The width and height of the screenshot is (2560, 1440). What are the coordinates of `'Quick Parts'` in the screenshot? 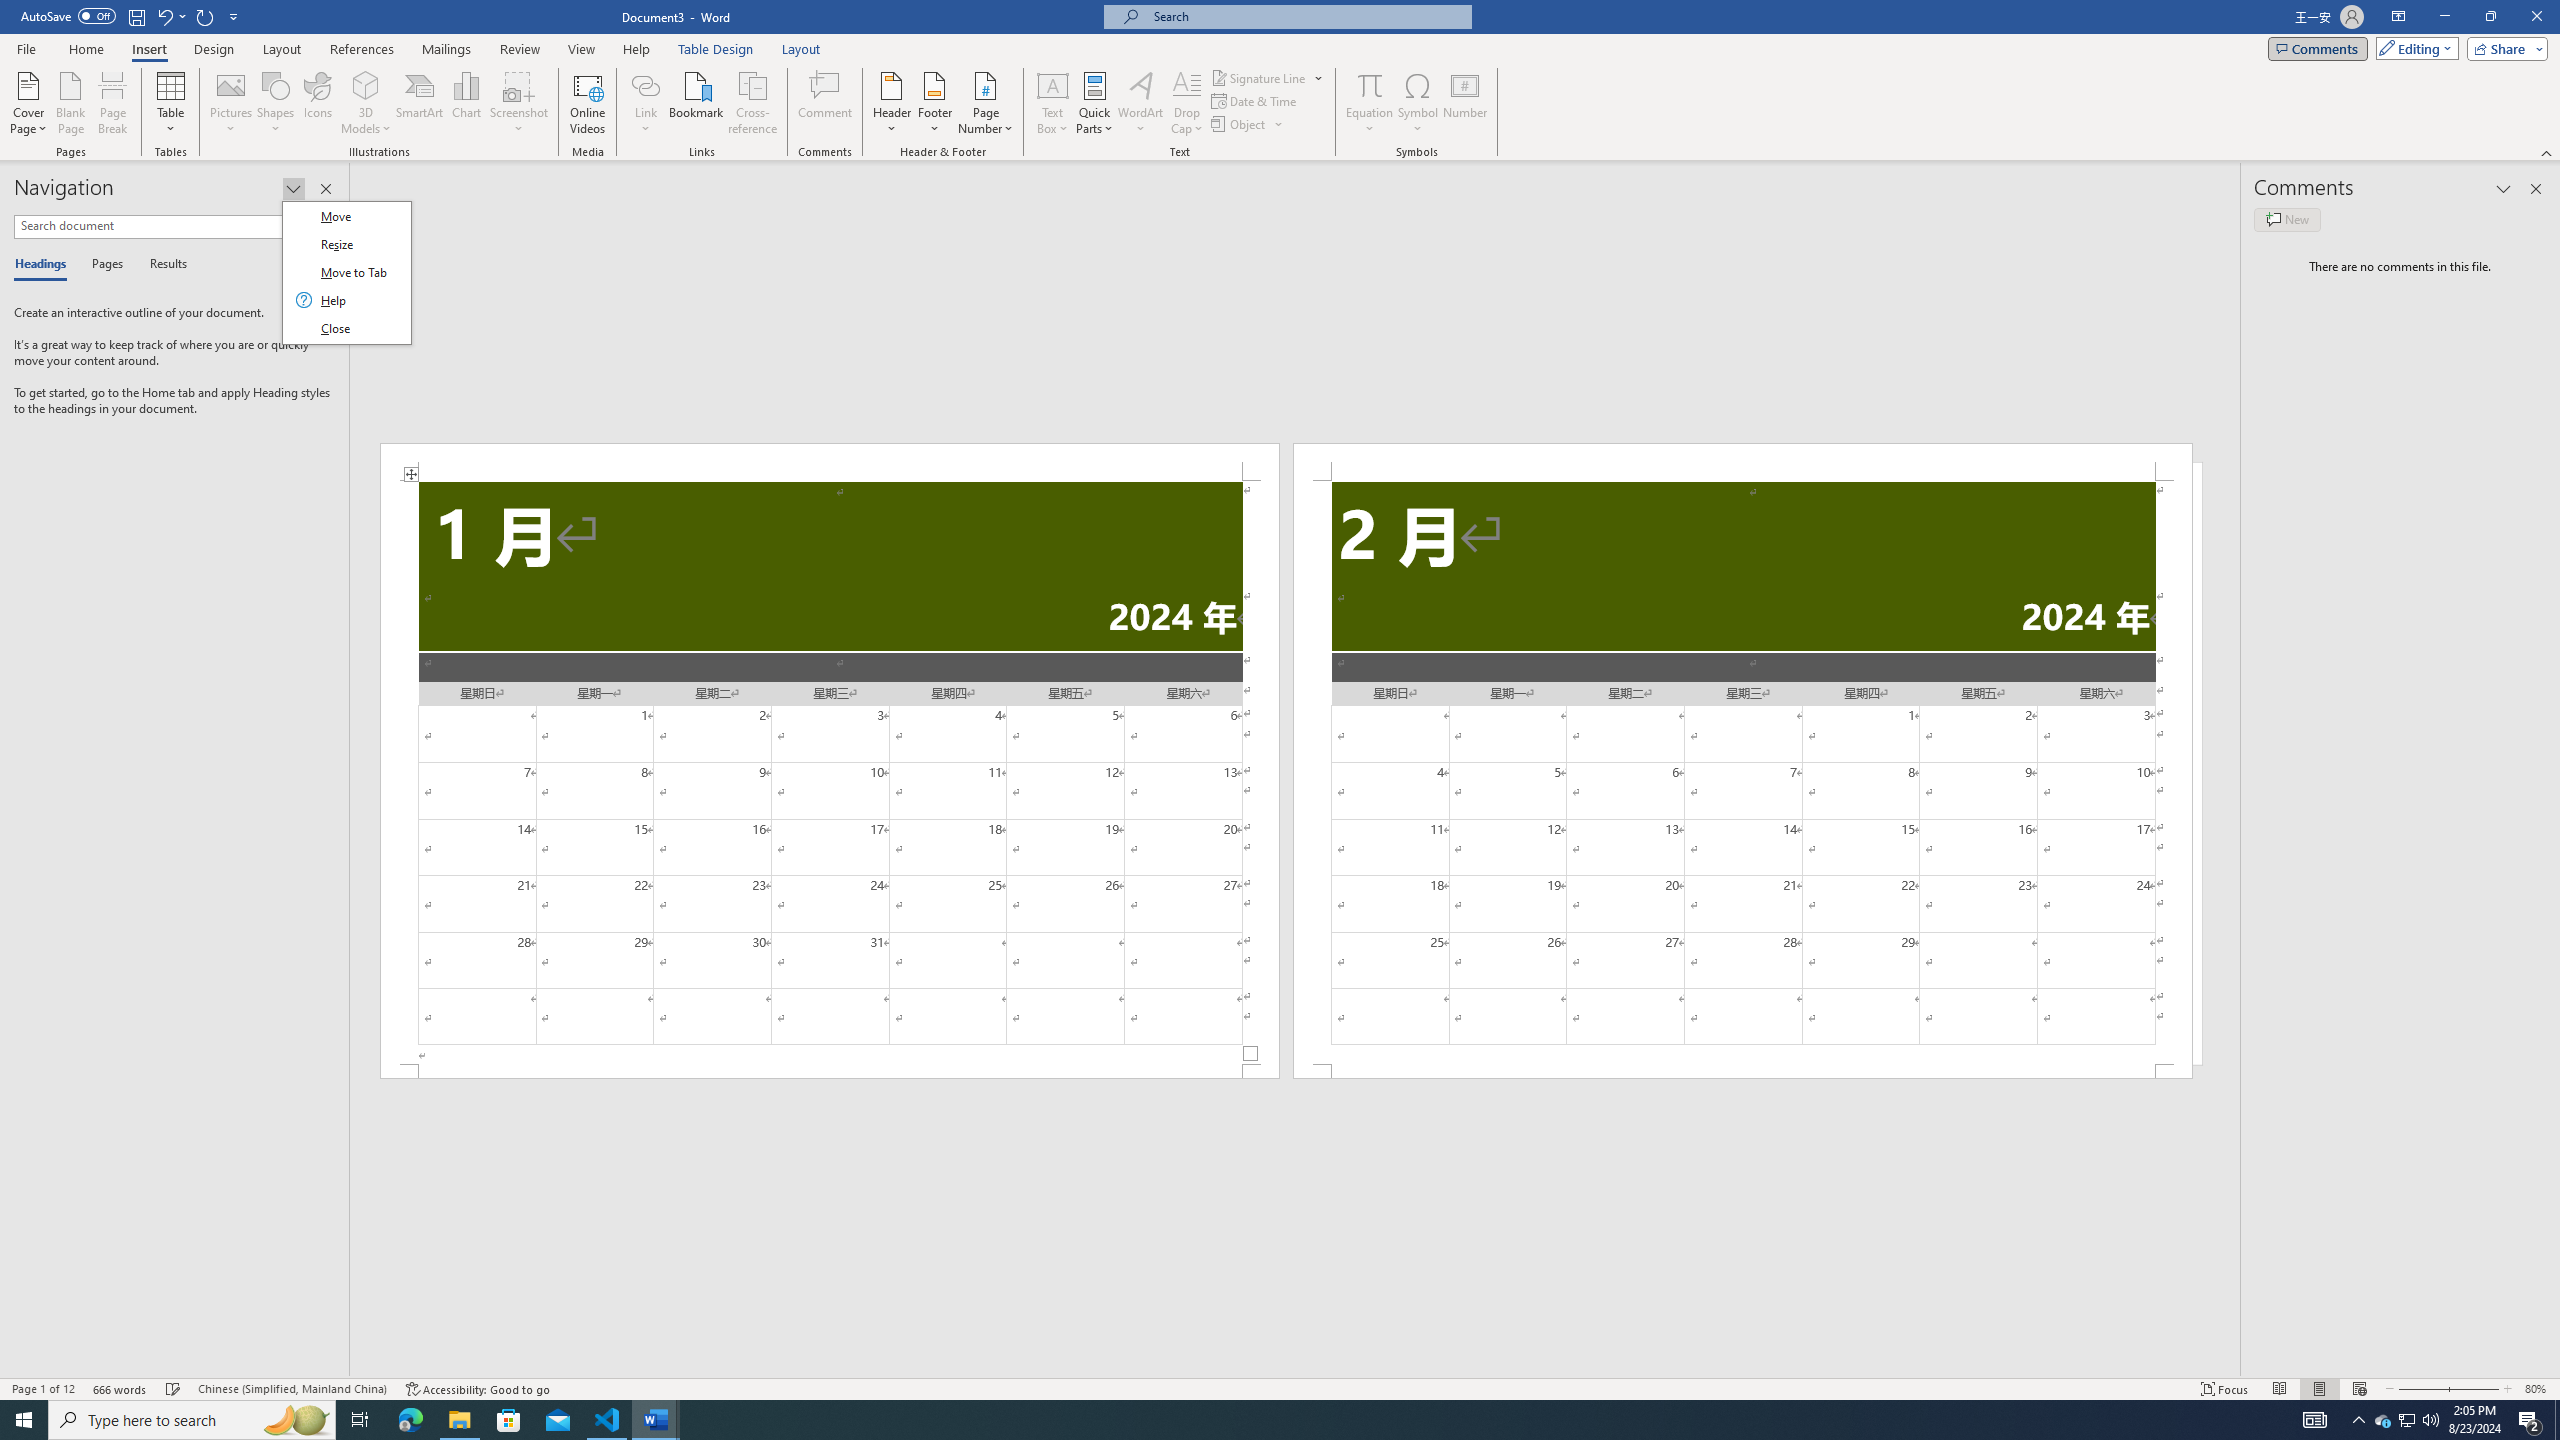 It's located at (1094, 103).